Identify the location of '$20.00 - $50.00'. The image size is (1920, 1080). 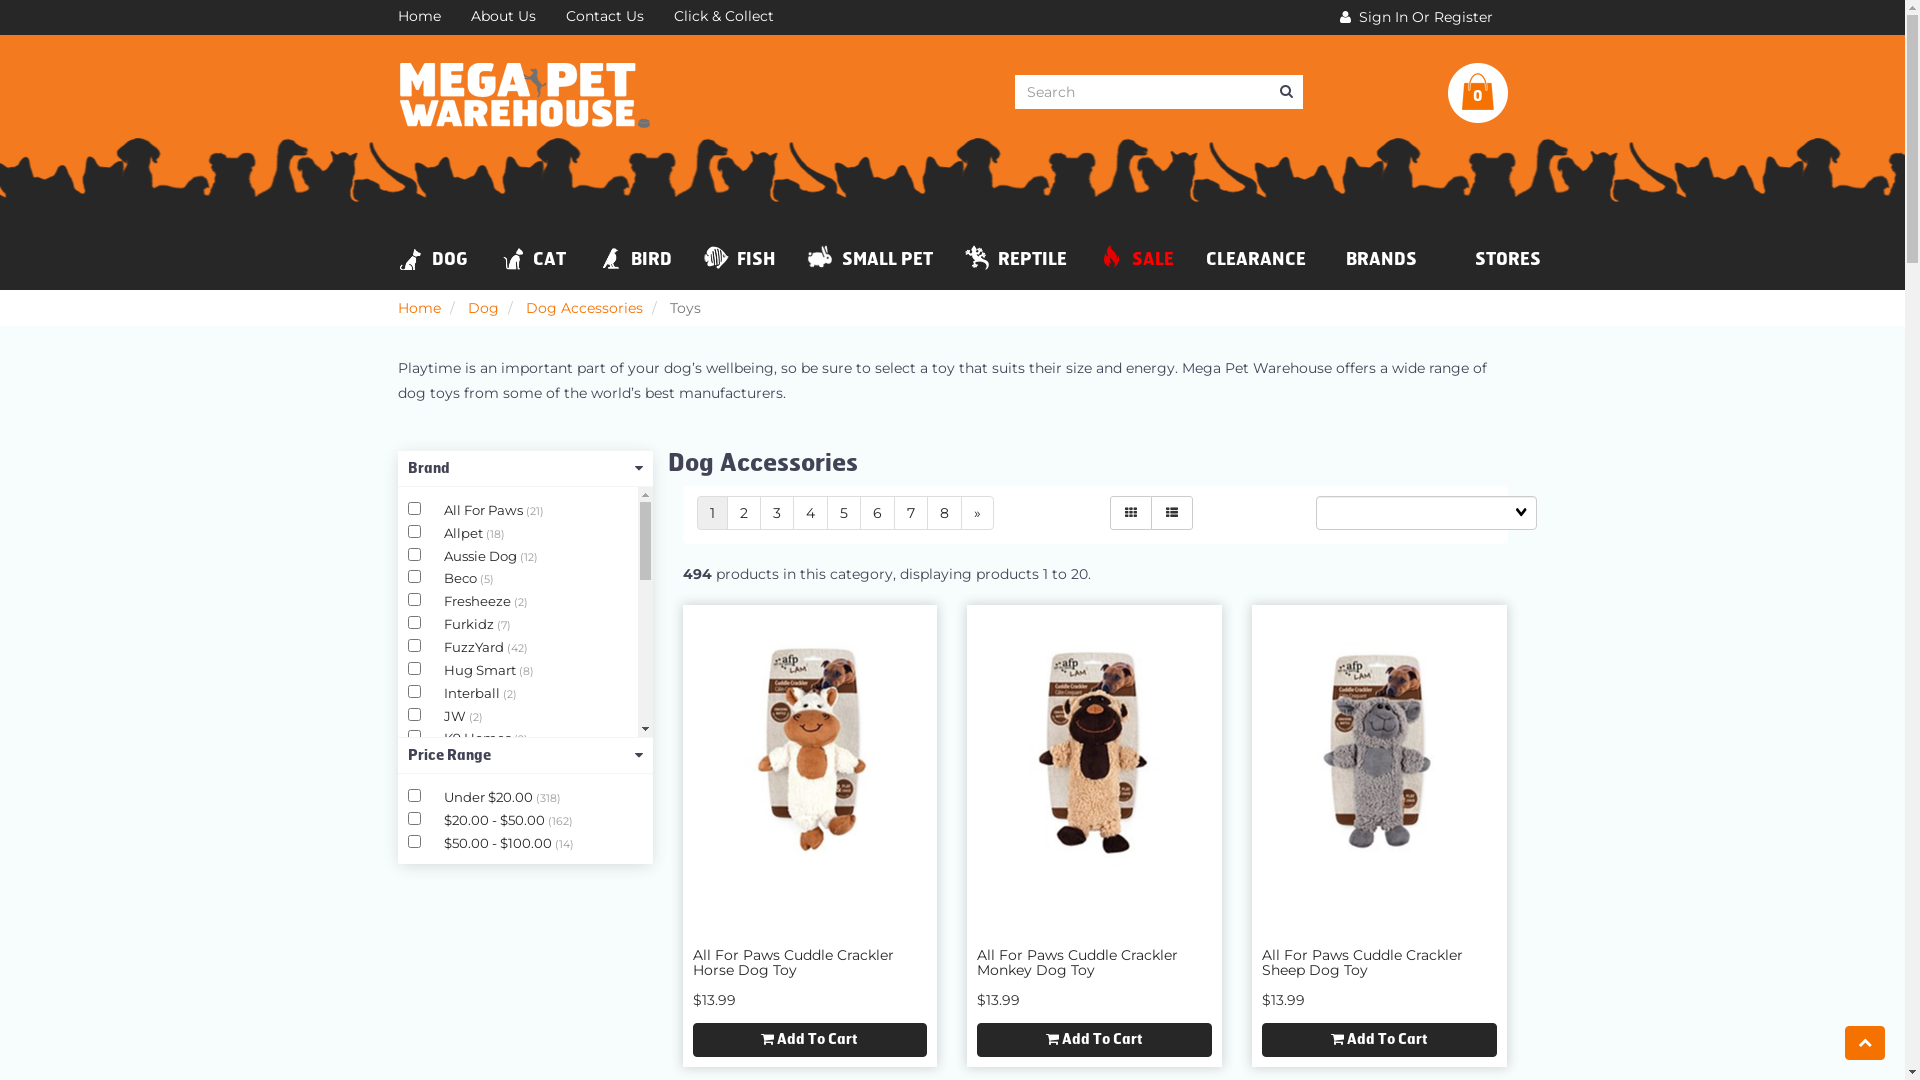
(495, 820).